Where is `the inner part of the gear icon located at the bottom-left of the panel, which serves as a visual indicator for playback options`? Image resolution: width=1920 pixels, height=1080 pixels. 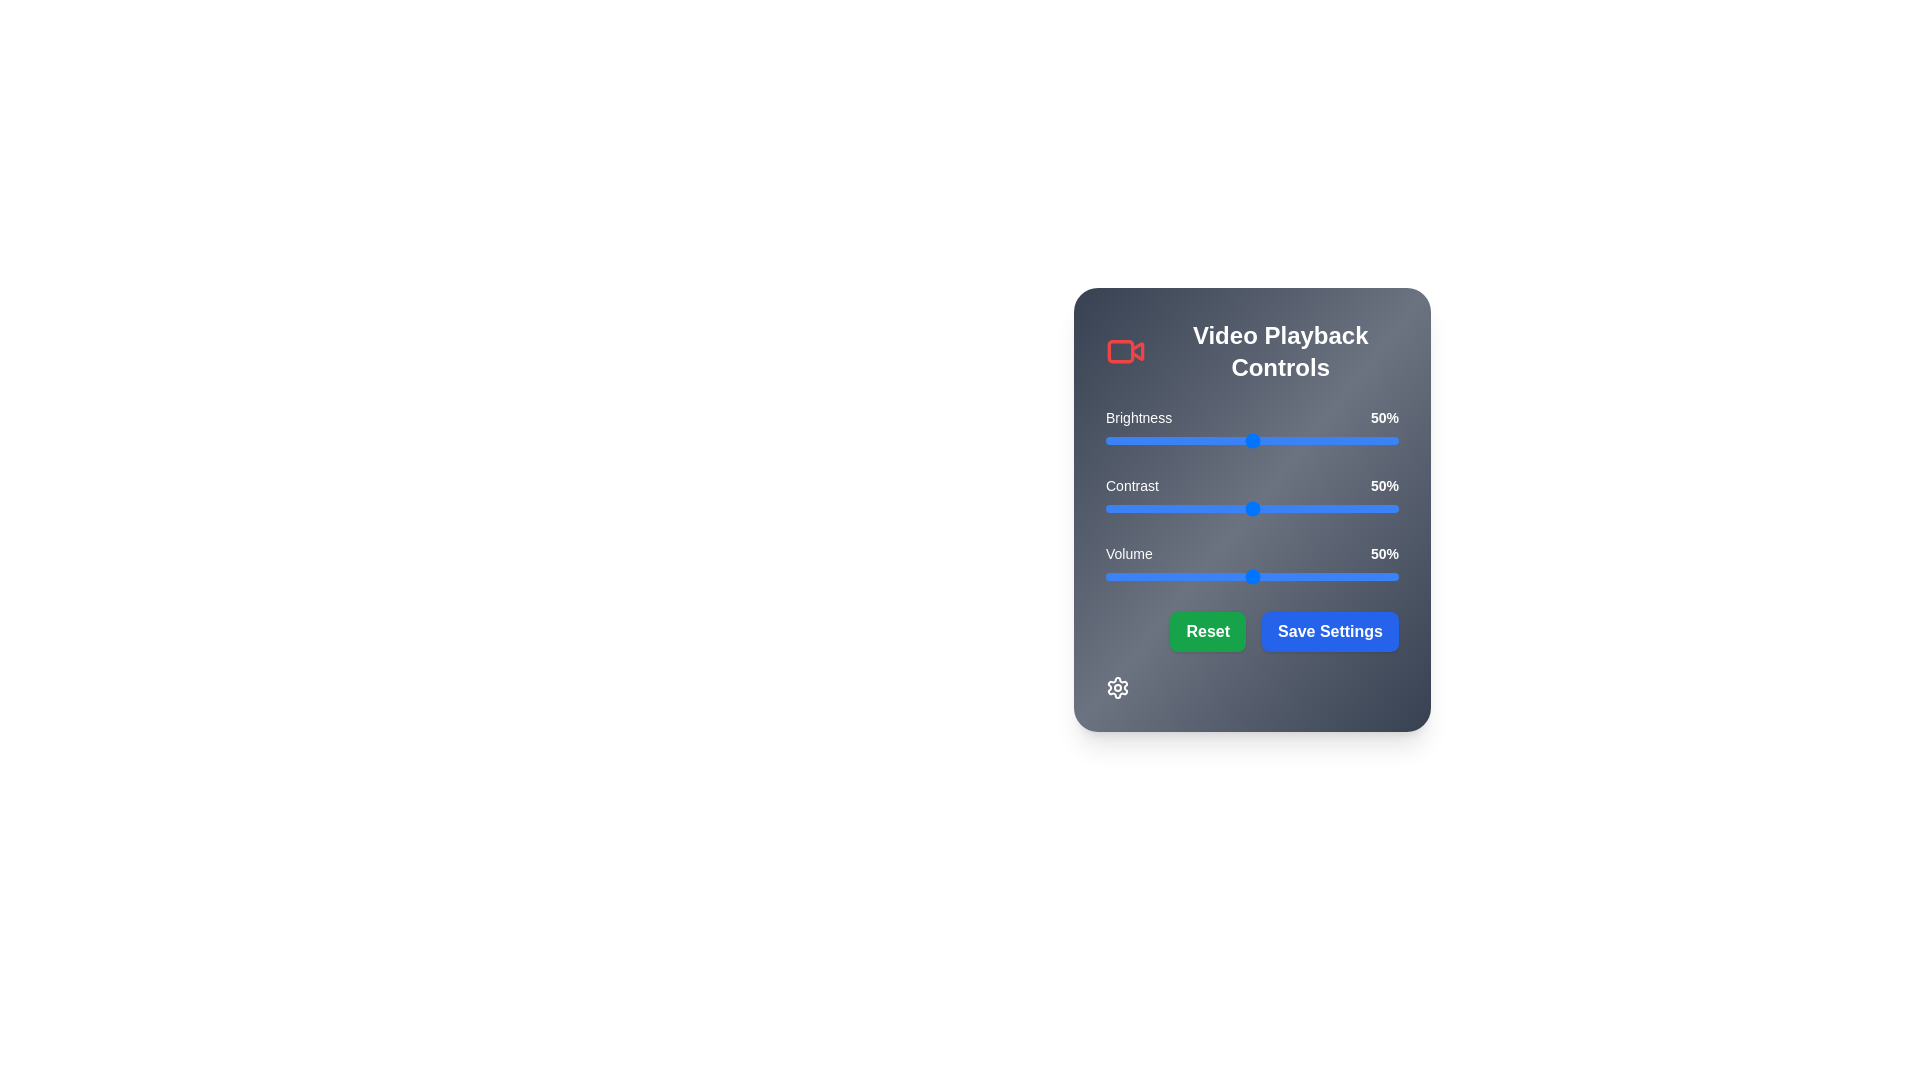 the inner part of the gear icon located at the bottom-left of the panel, which serves as a visual indicator for playback options is located at coordinates (1117, 686).